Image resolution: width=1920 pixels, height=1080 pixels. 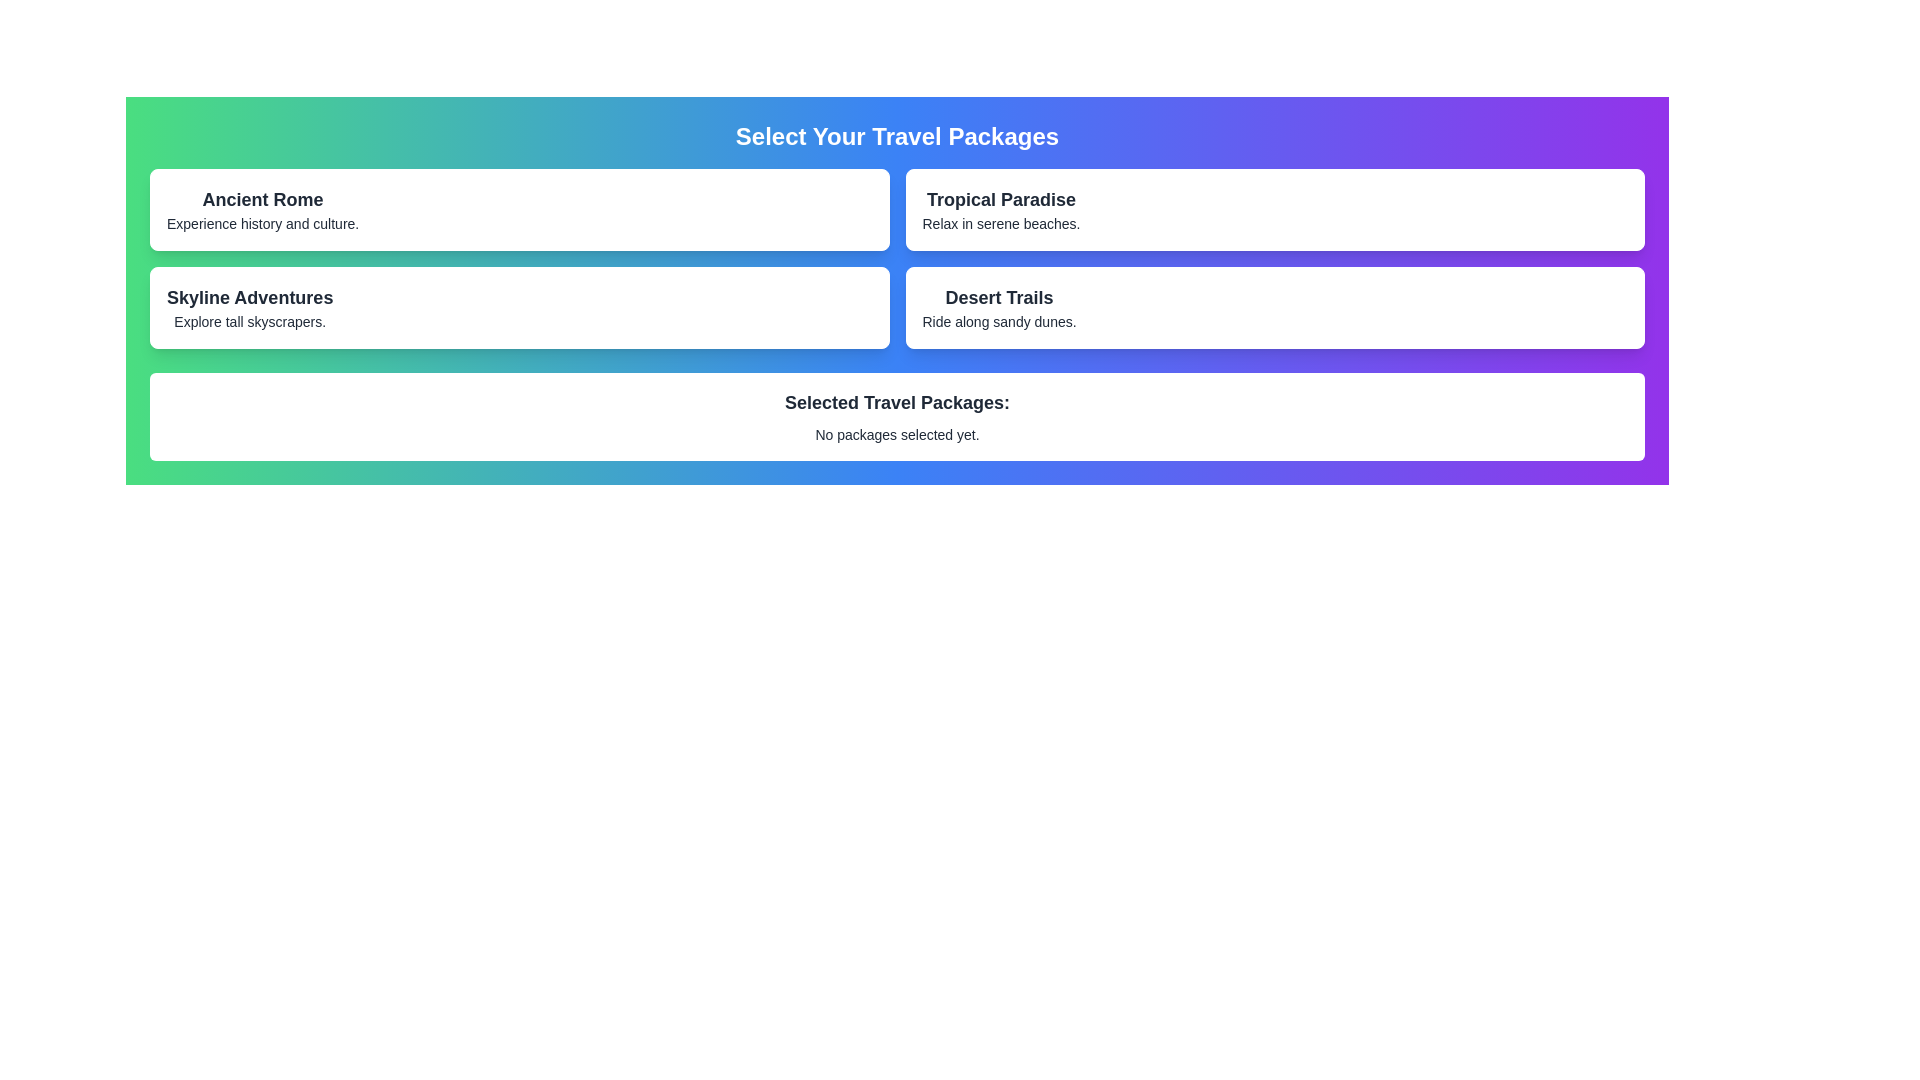 I want to click on status information from the text label that states 'No packages selected yet.' positioned beneath the 'Selected Travel Packages:' heading, so click(x=896, y=434).